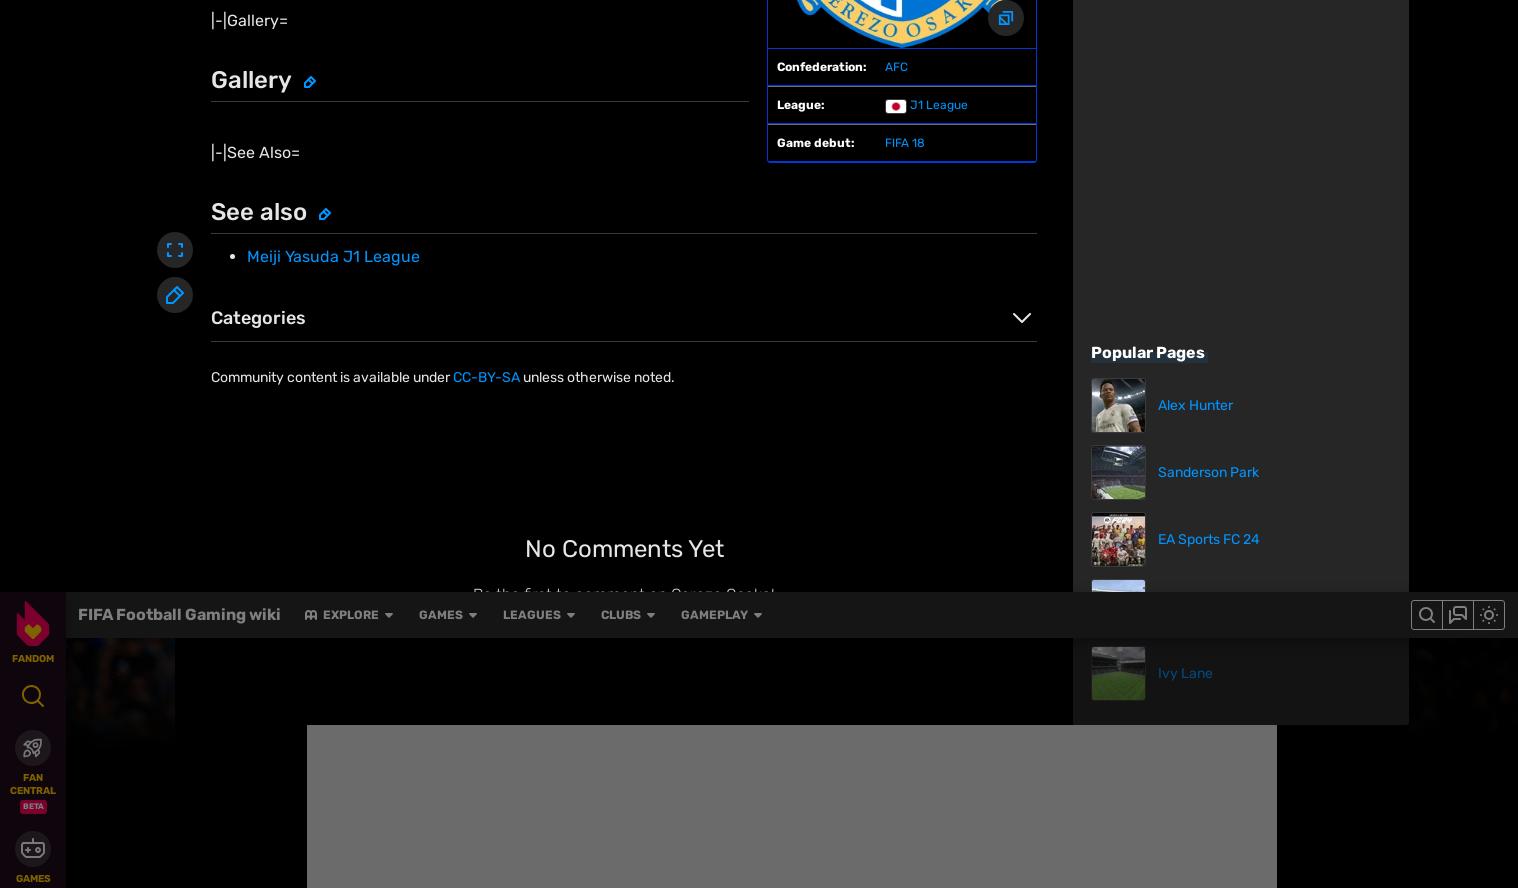 The image size is (1518, 888). I want to click on 'Muthead', so click(327, 877).